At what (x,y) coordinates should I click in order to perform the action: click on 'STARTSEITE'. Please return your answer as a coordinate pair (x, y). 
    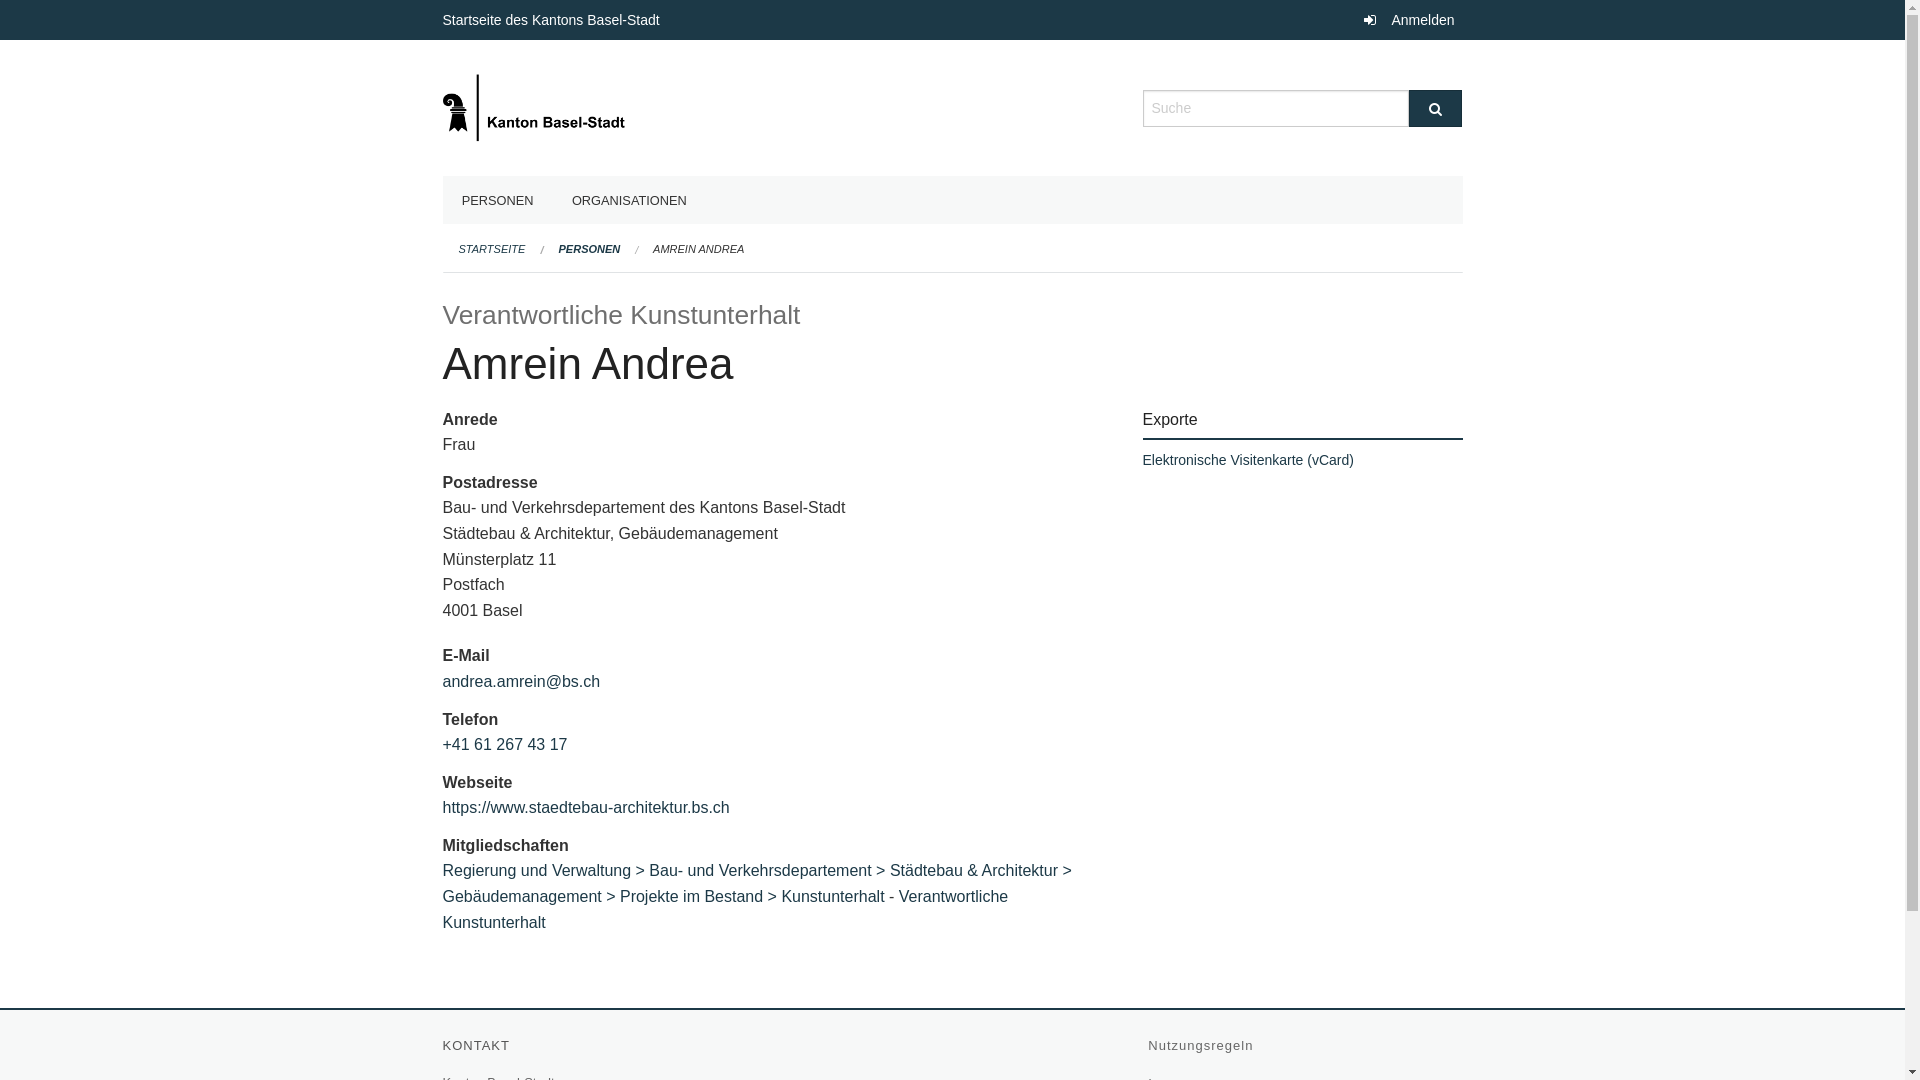
    Looking at the image, I should click on (491, 248).